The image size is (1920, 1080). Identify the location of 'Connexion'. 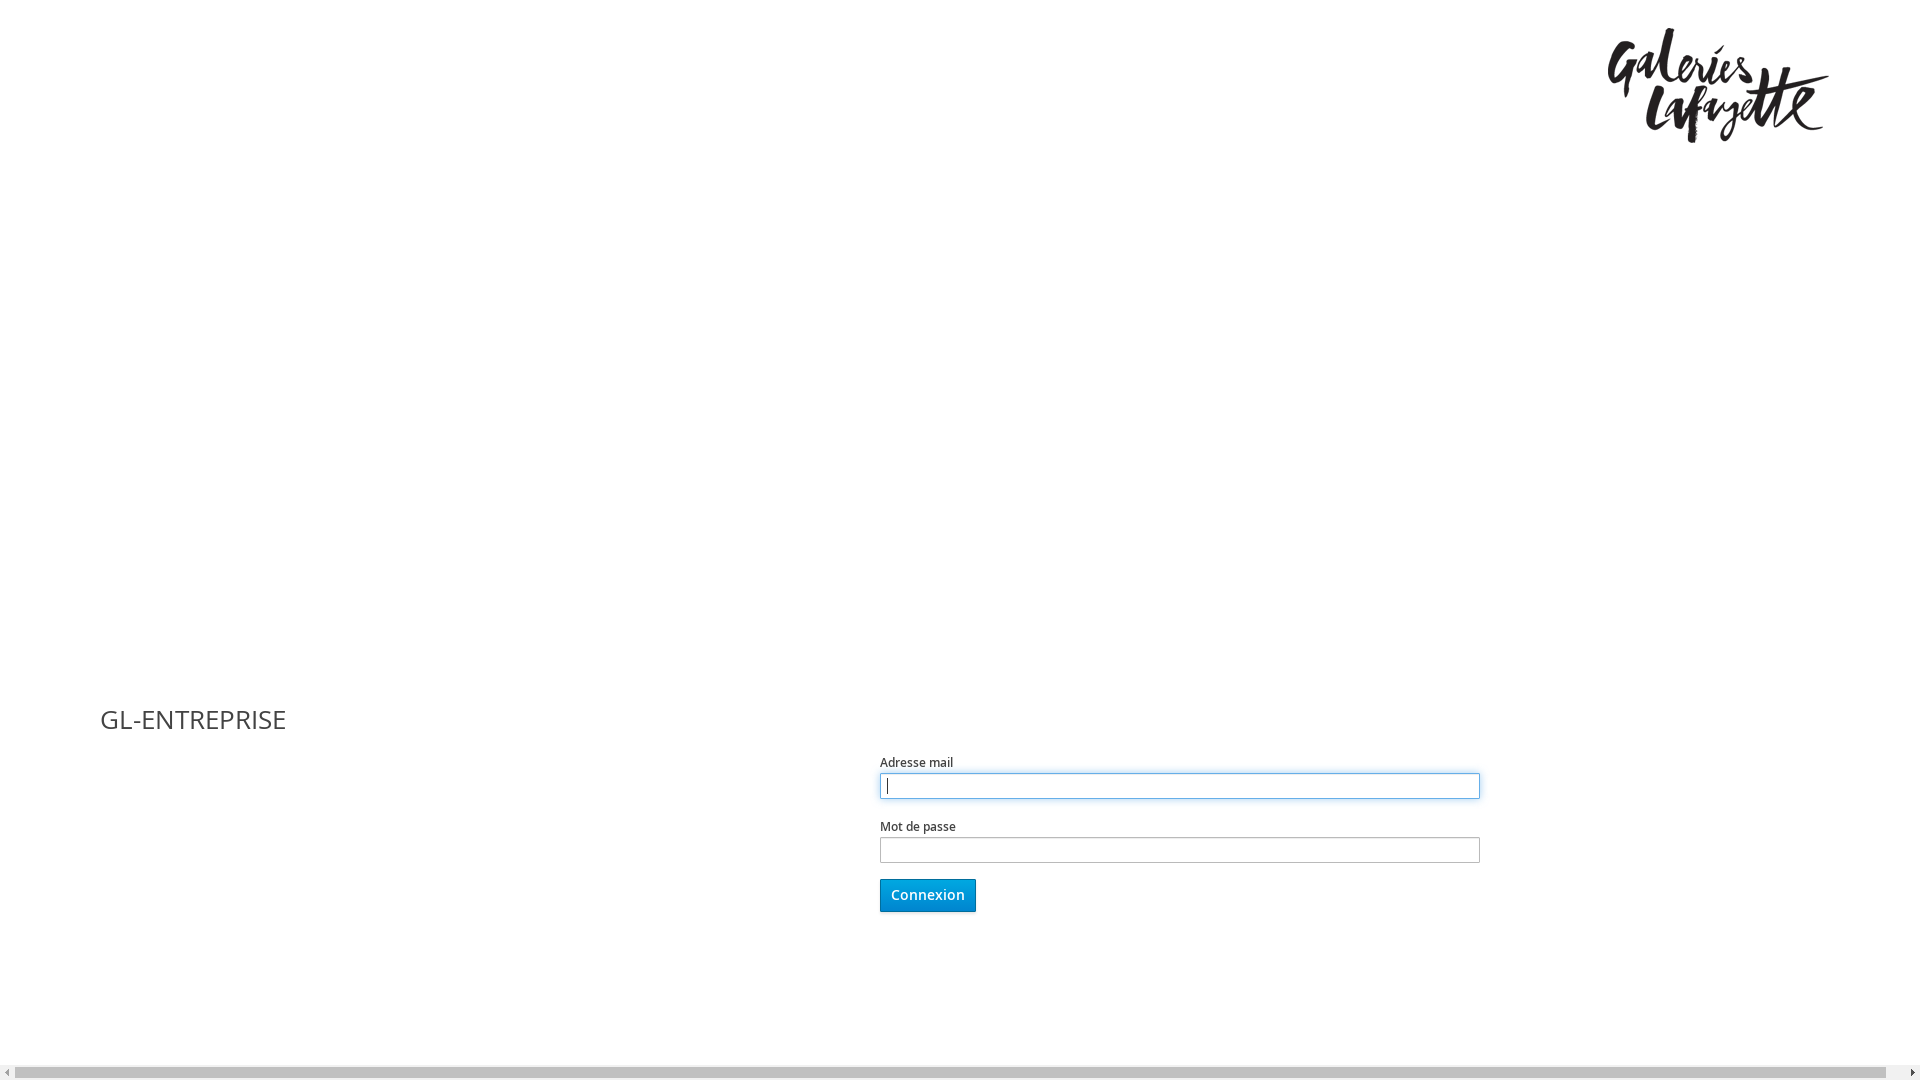
(879, 894).